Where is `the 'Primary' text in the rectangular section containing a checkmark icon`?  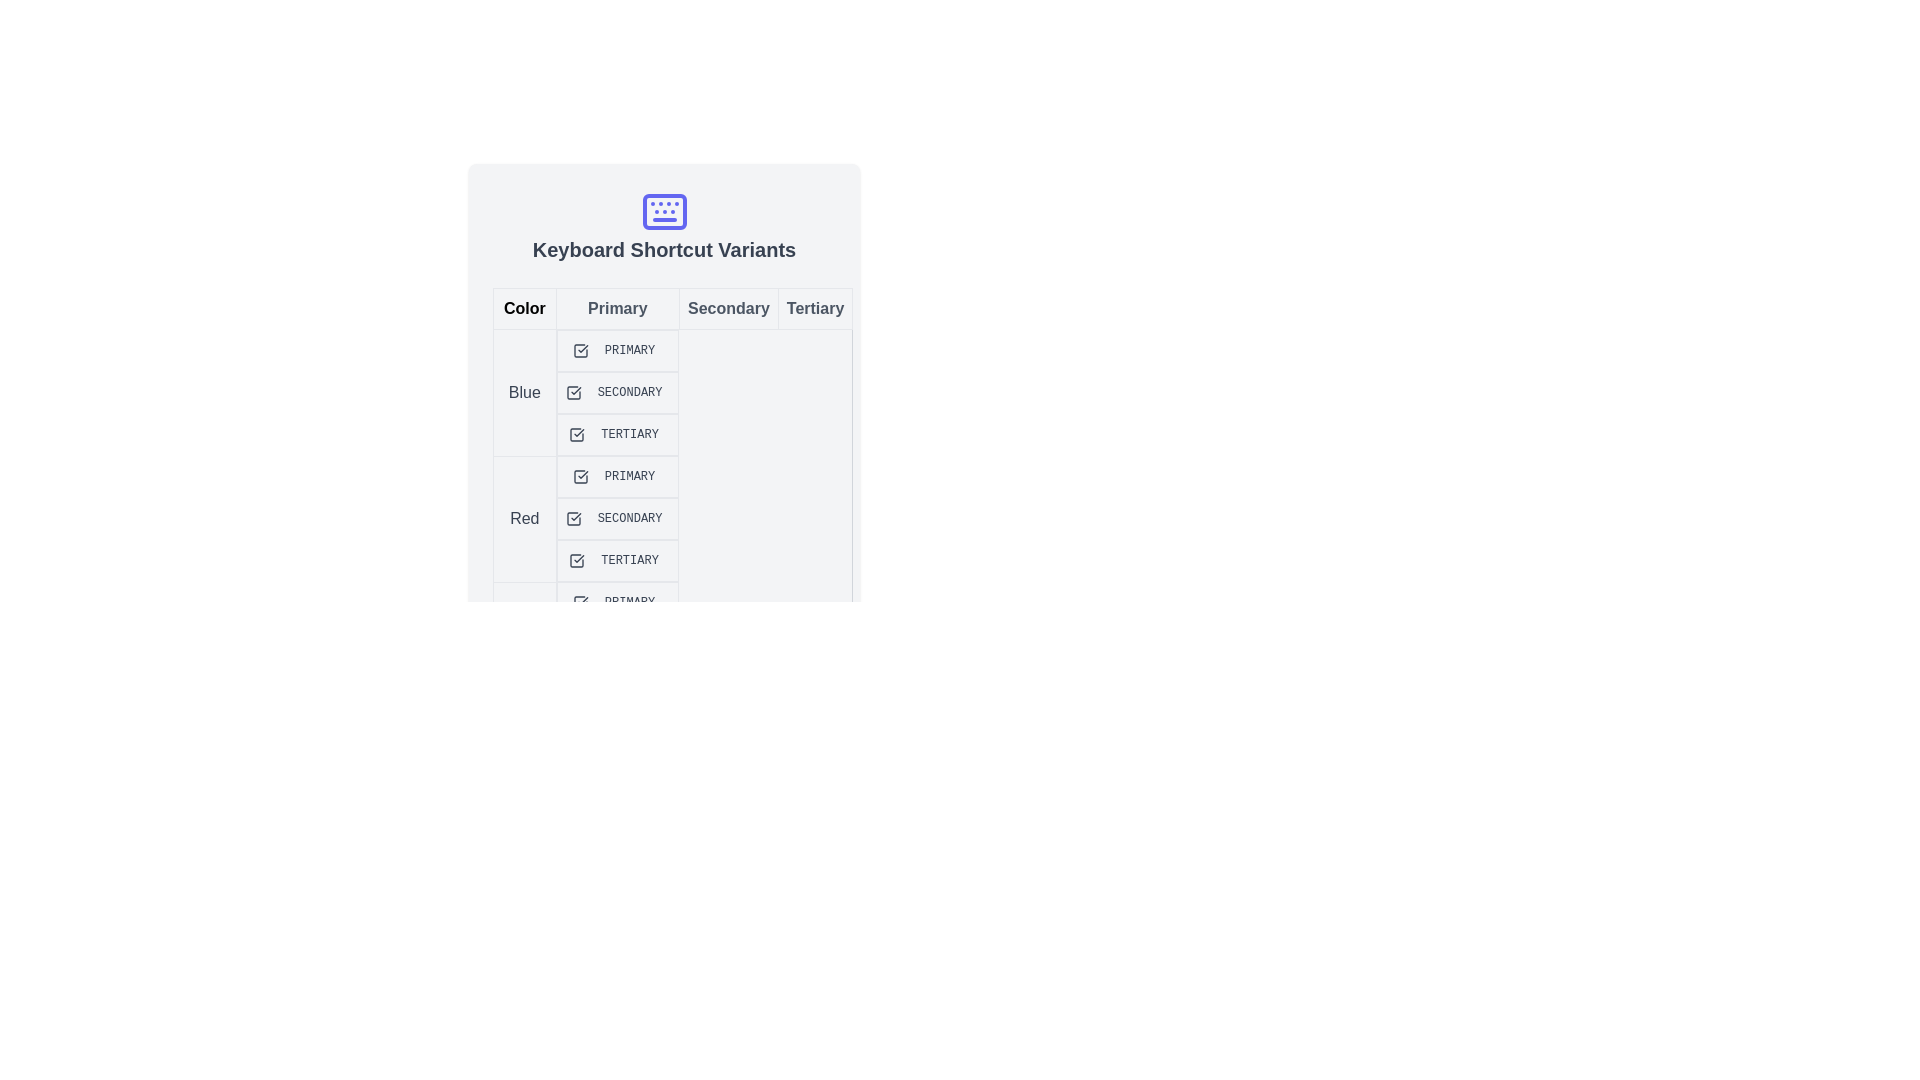 the 'Primary' text in the rectangular section containing a checkmark icon is located at coordinates (617, 477).